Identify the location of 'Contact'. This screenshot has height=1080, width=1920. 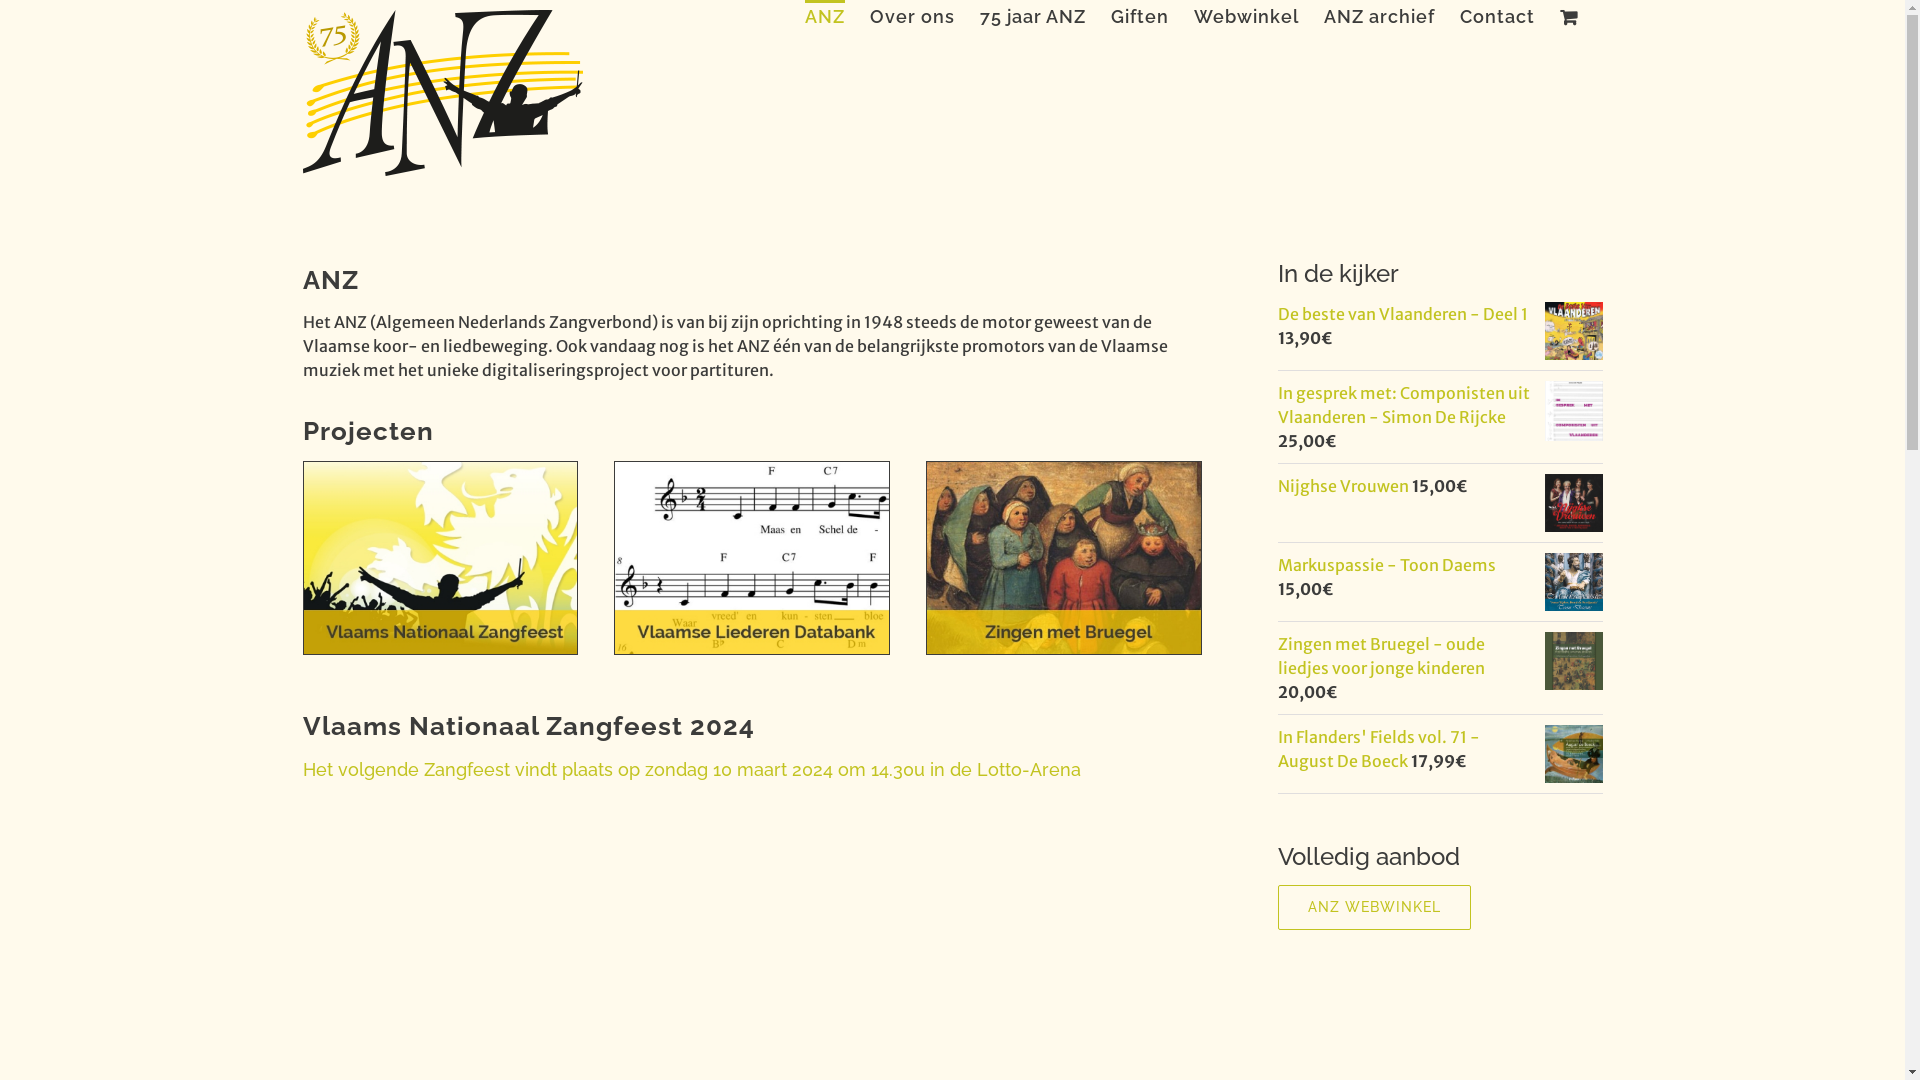
(1497, 15).